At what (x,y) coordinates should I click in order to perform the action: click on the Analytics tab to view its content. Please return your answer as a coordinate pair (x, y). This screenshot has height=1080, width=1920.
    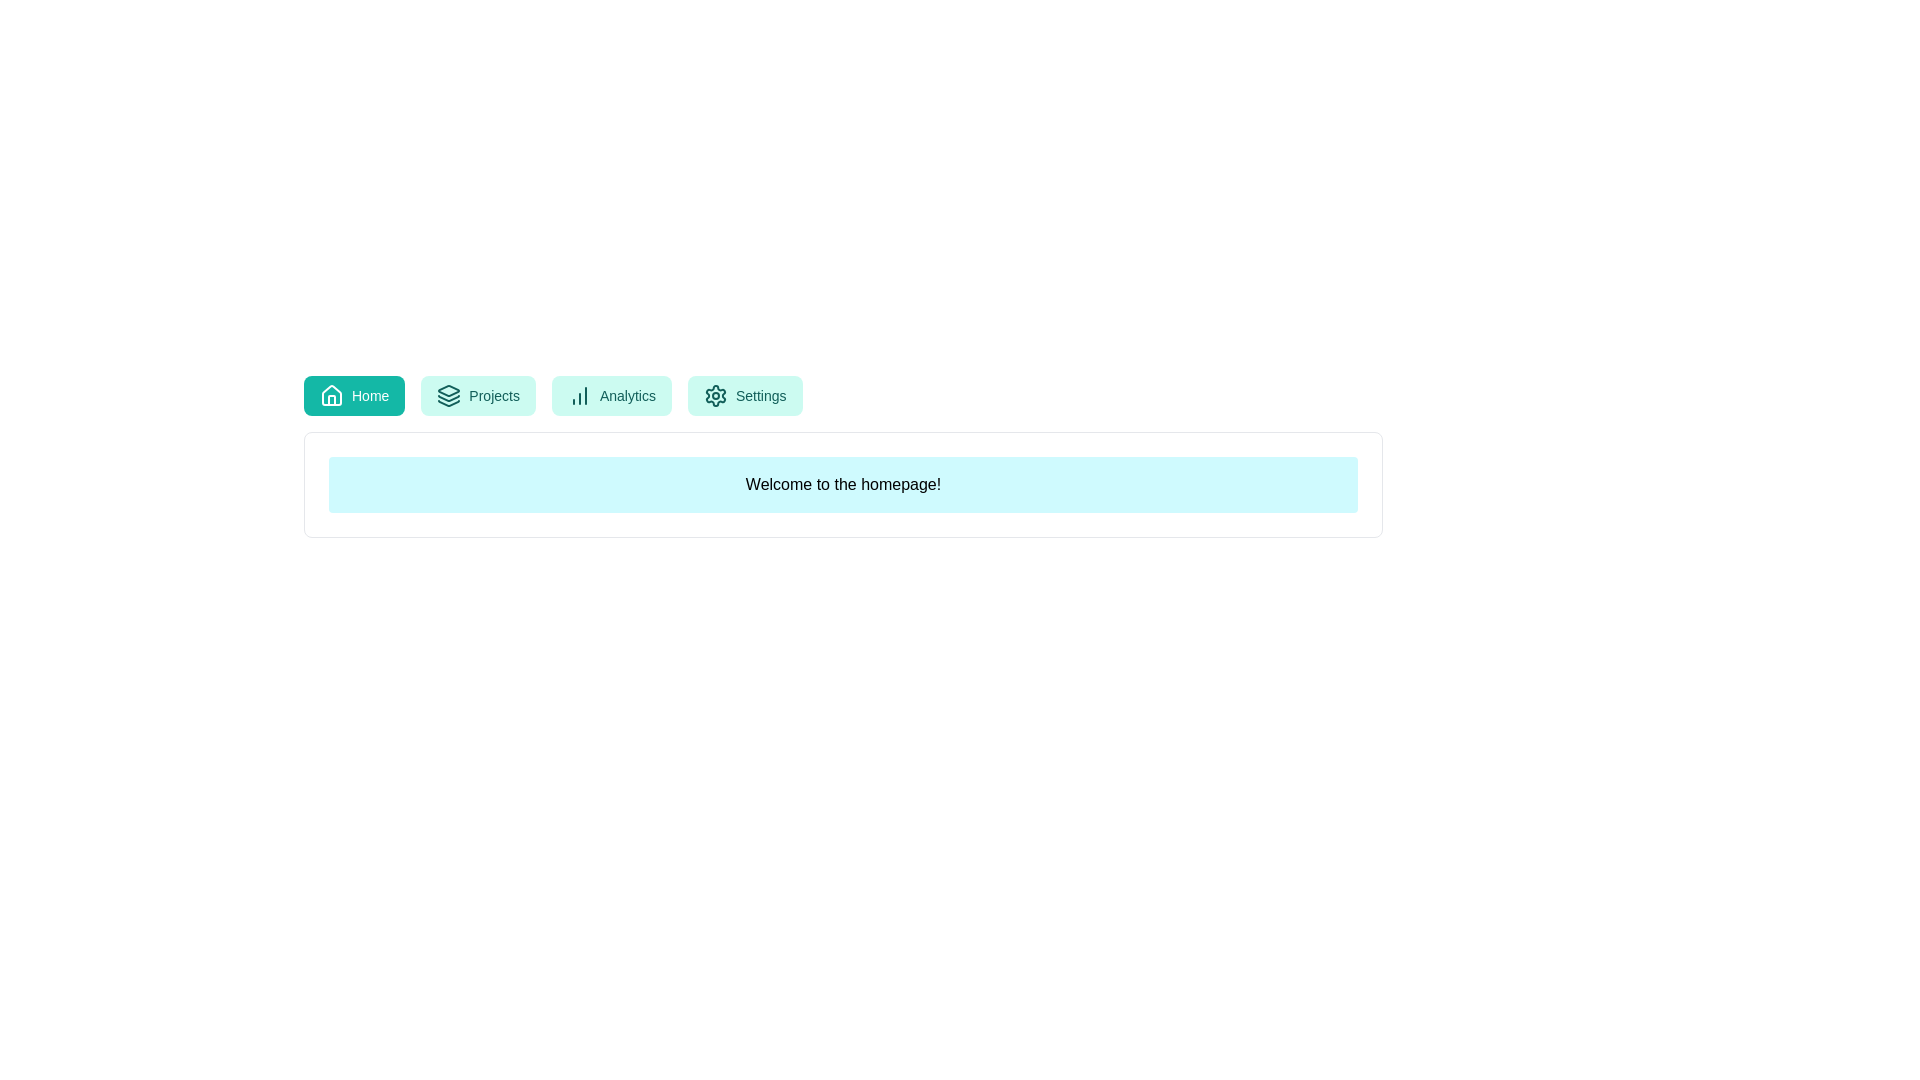
    Looking at the image, I should click on (610, 396).